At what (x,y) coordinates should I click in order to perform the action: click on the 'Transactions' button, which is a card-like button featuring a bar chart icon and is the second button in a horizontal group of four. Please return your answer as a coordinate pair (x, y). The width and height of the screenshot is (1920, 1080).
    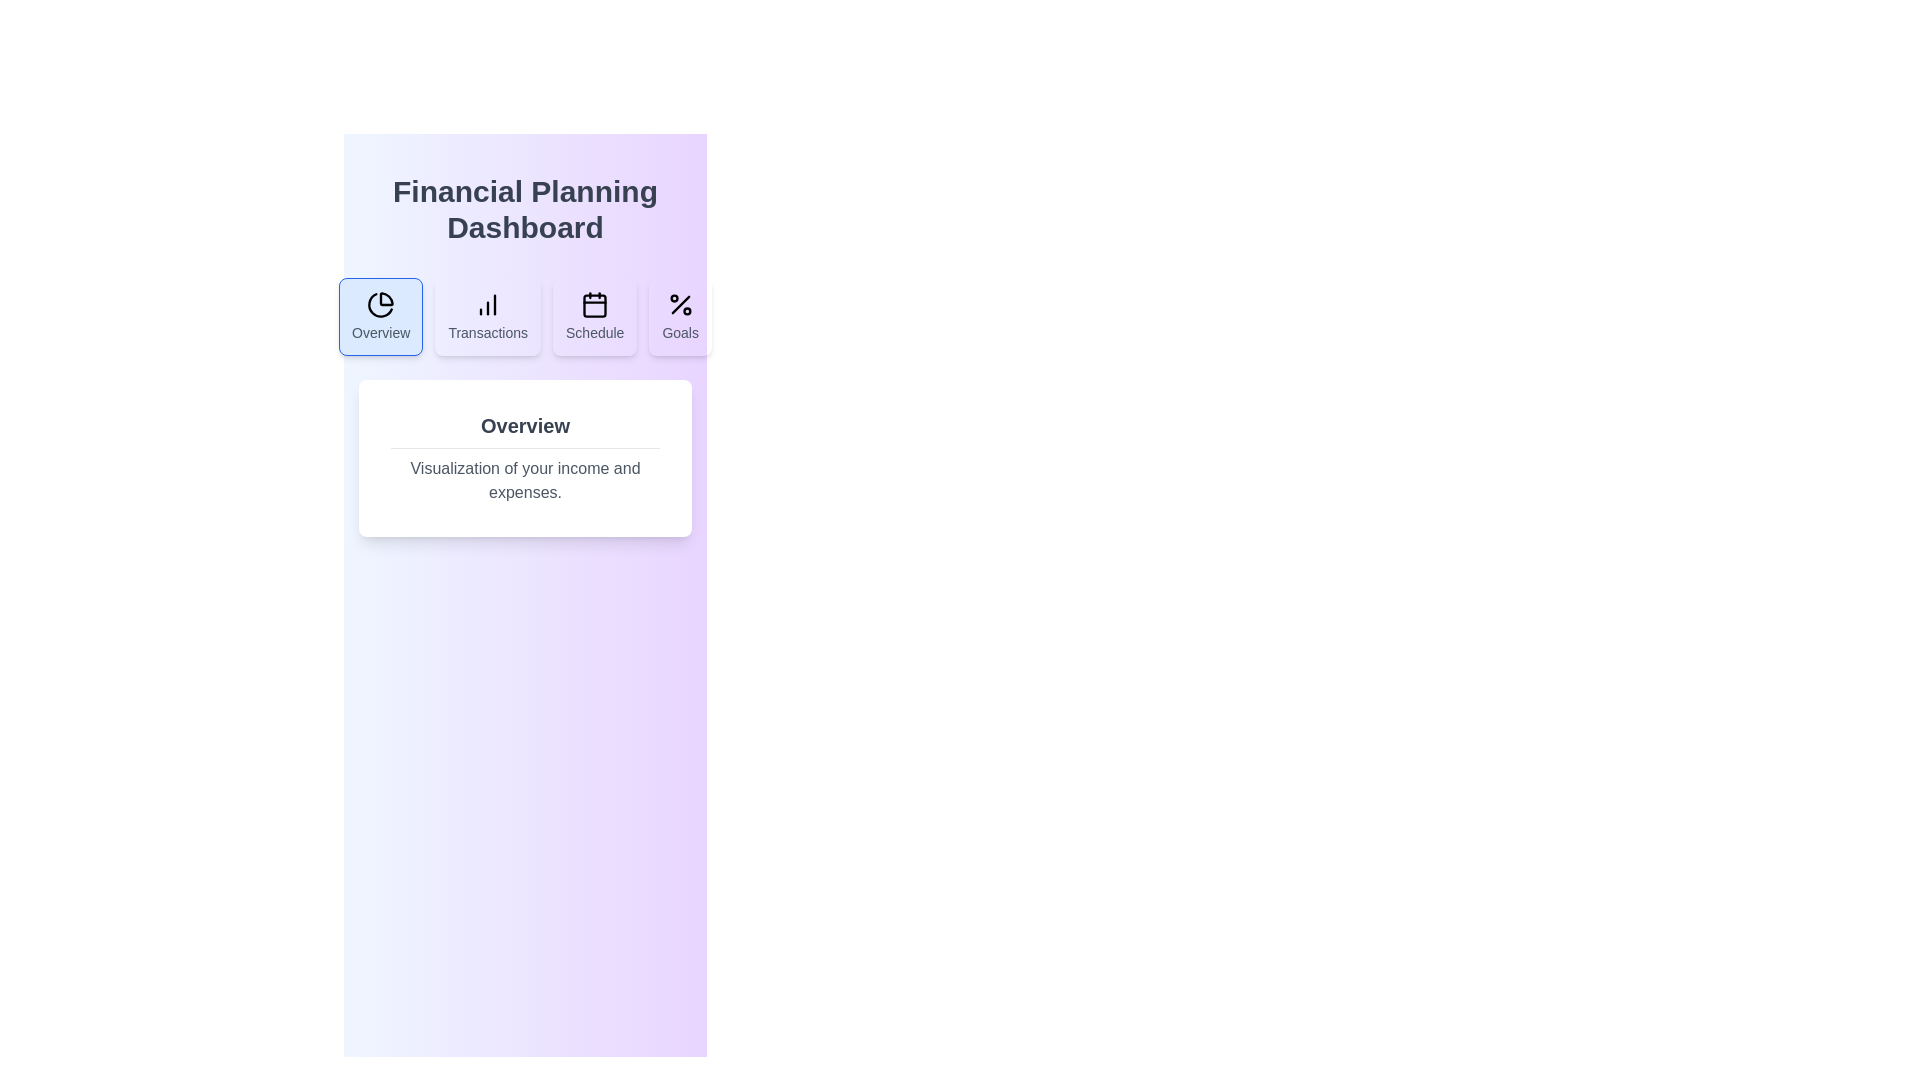
    Looking at the image, I should click on (488, 315).